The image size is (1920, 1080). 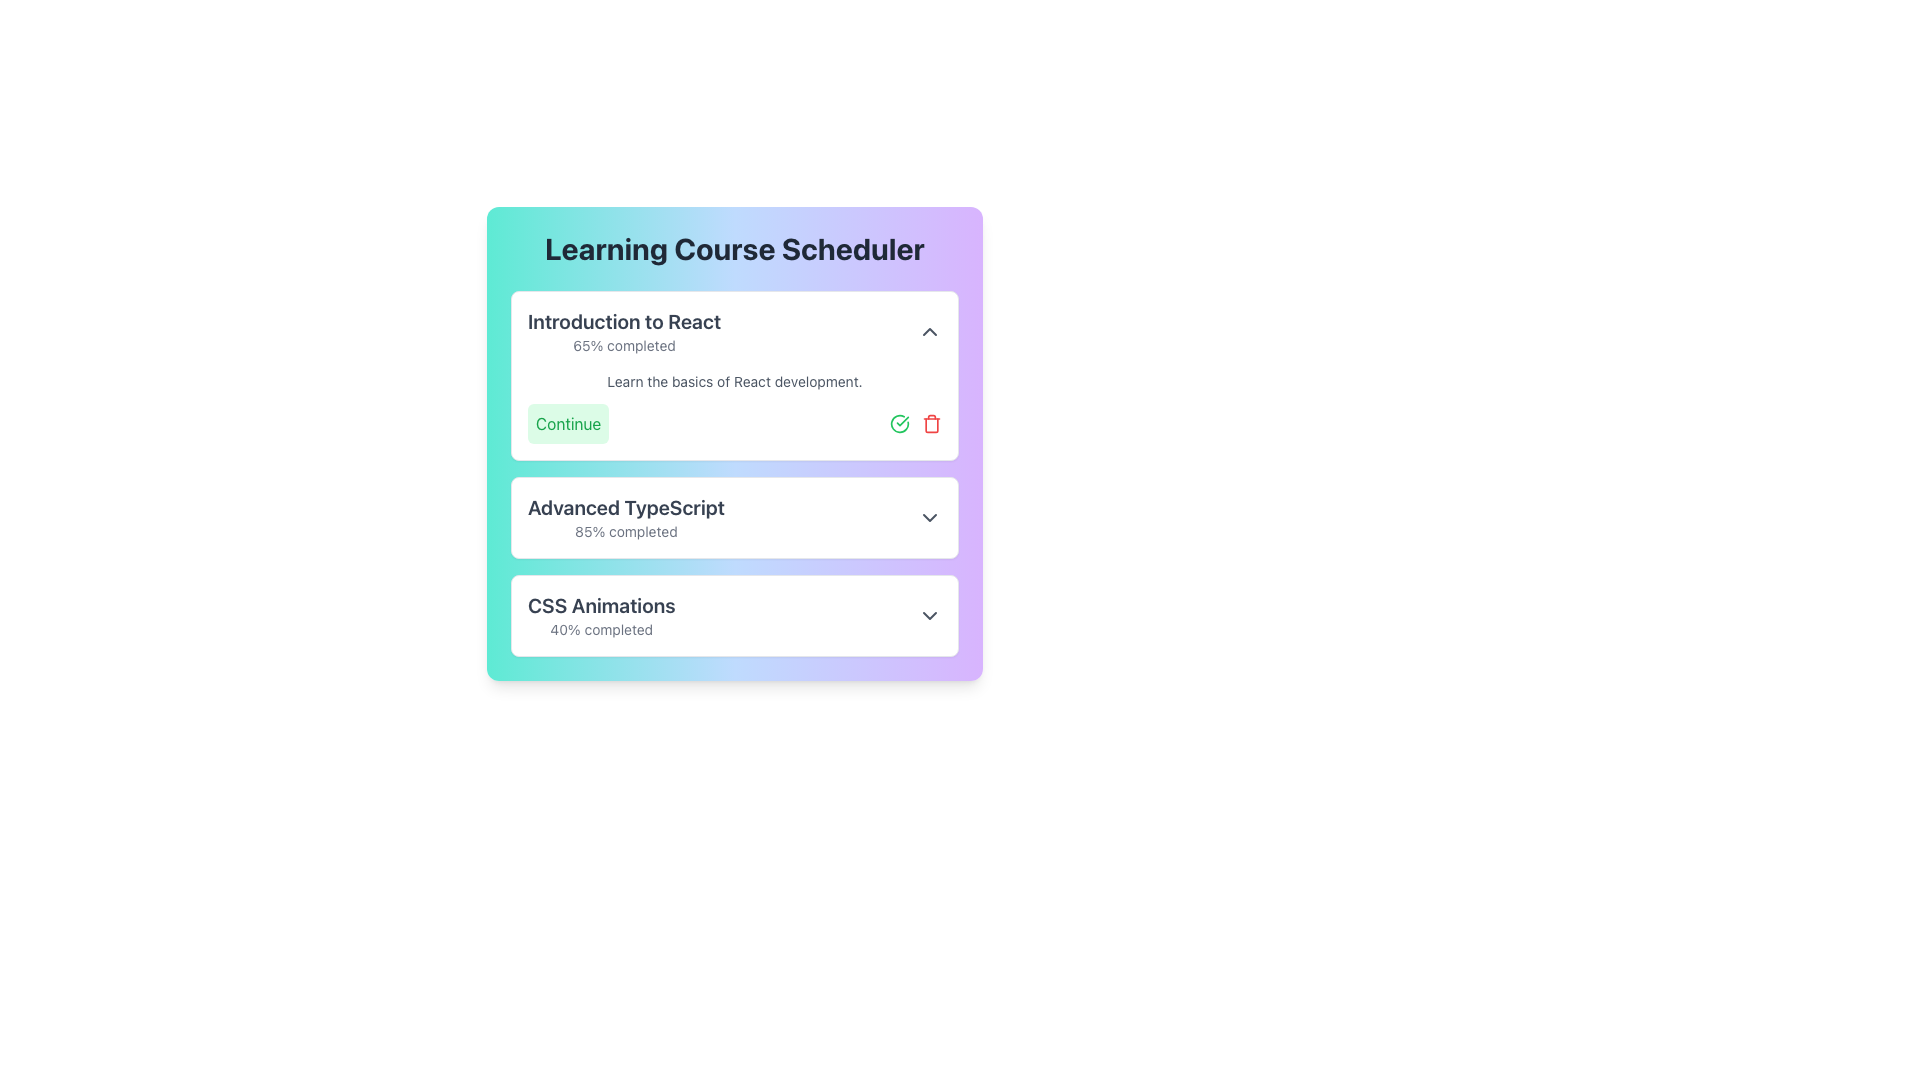 What do you see at coordinates (625, 531) in the screenshot?
I see `the progress indicator text displaying the percentage completion of the 'Advanced TypeScript' course module located in the second course block of the 'Learning Course Scheduler' interface` at bounding box center [625, 531].